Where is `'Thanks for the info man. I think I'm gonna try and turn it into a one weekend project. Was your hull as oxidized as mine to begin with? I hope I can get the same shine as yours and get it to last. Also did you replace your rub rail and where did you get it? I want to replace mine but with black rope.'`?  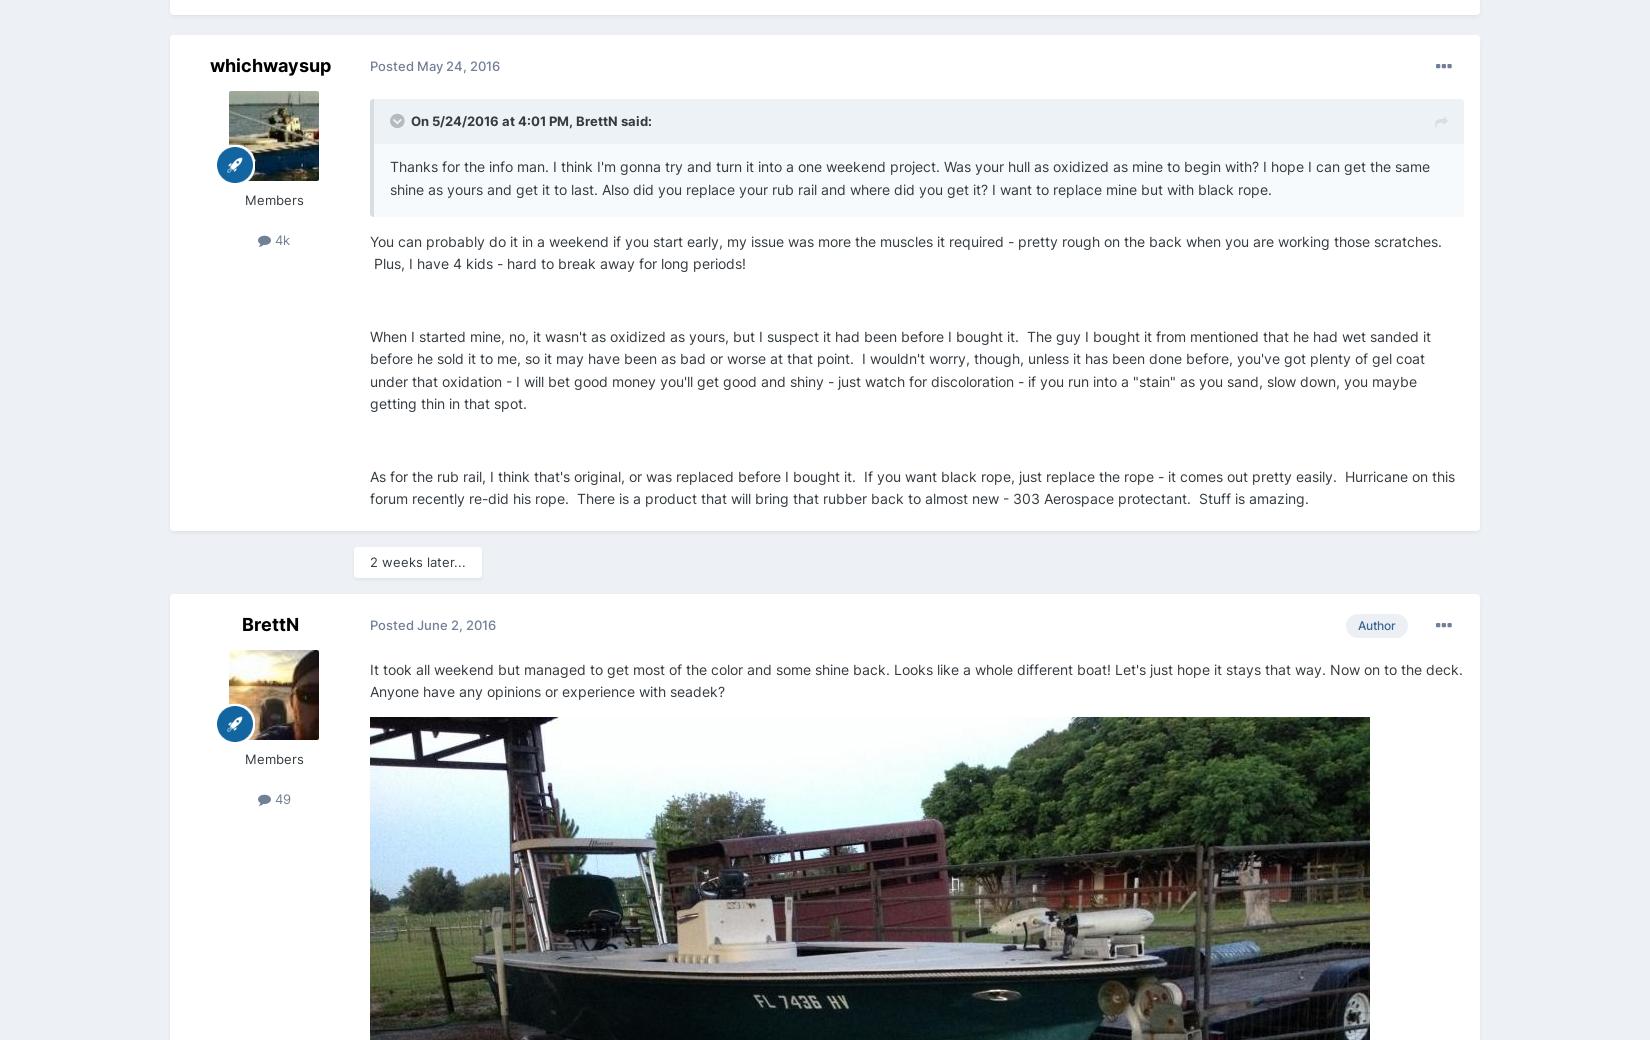
'Thanks for the info man. I think I'm gonna try and turn it into a one weekend project. Was your hull as oxidized as mine to begin with? I hope I can get the same shine as yours and get it to last. Also did you replace your rub rail and where did you get it? I want to replace mine but with black rope.' is located at coordinates (909, 177).